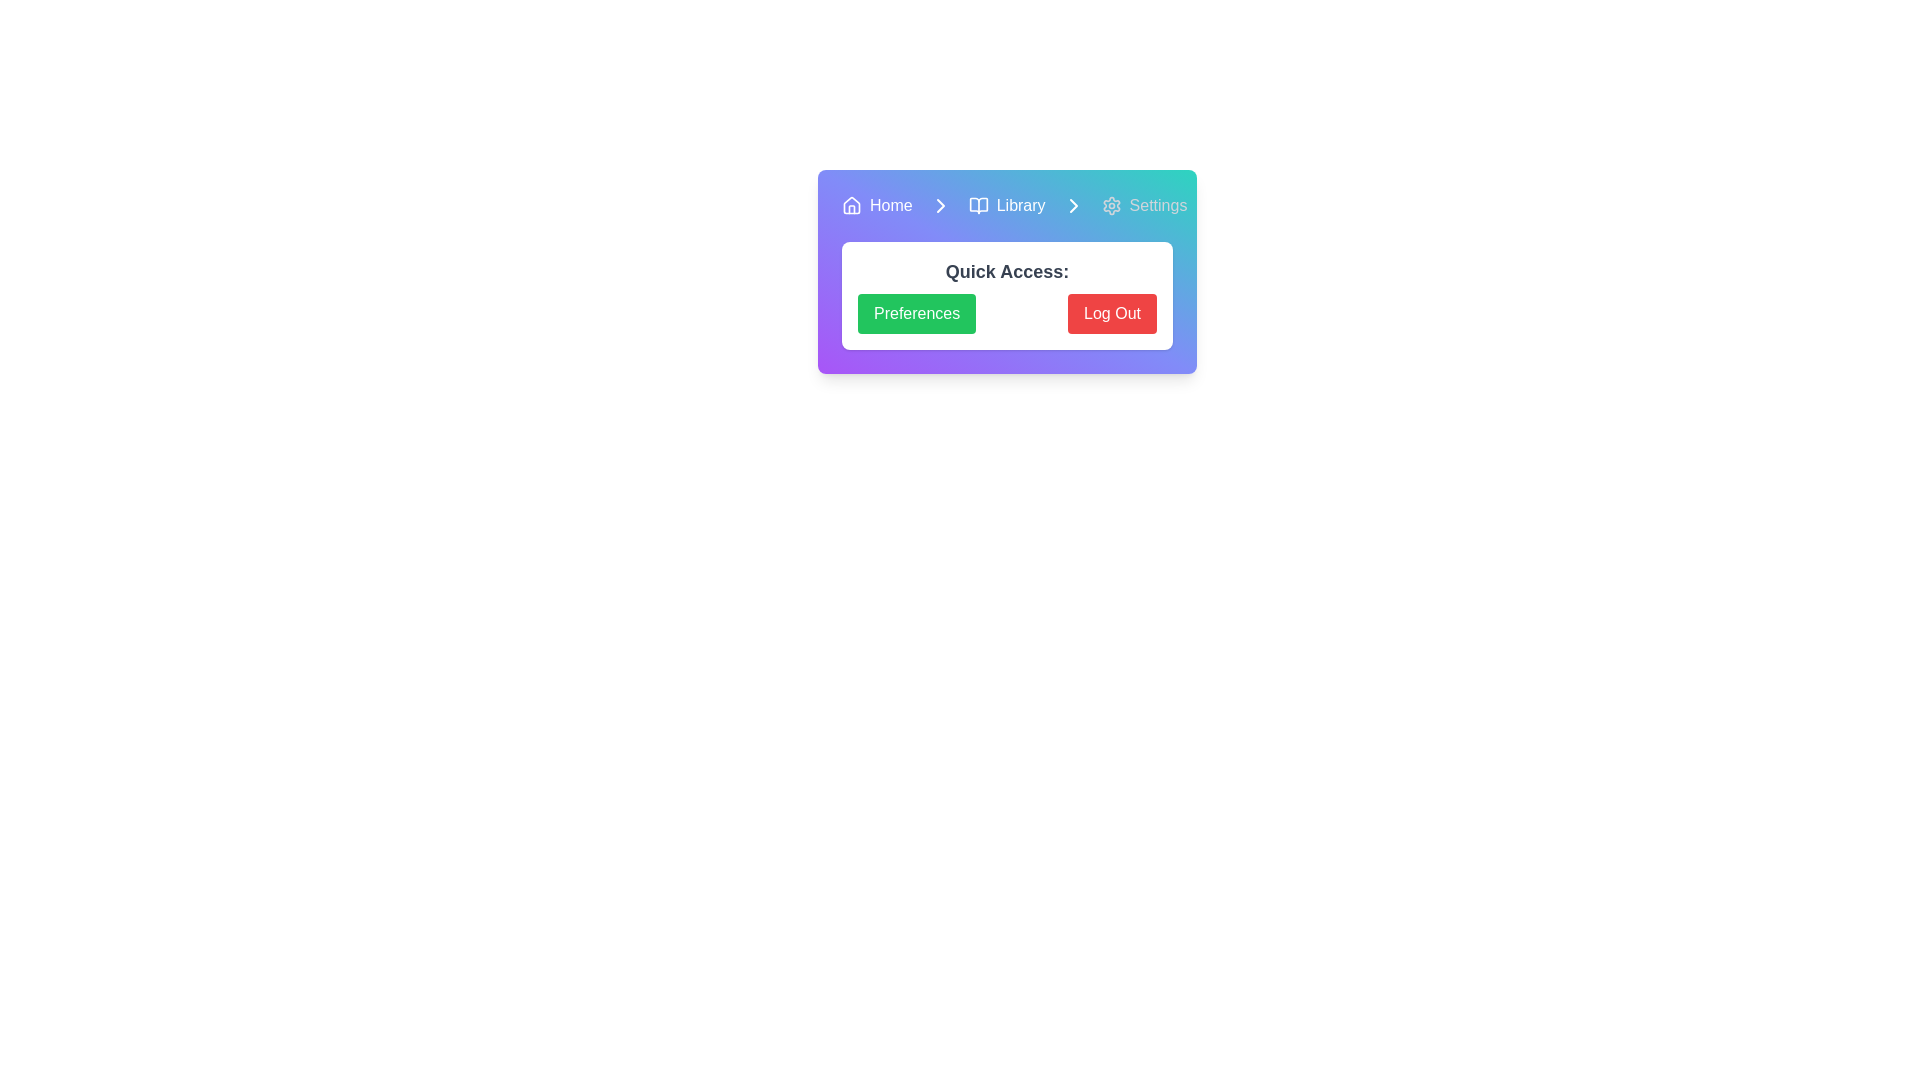 The height and width of the screenshot is (1080, 1920). Describe the element at coordinates (1110, 205) in the screenshot. I see `the gear icon located in the navigation header, adjacent to the 'Settings' text` at that location.